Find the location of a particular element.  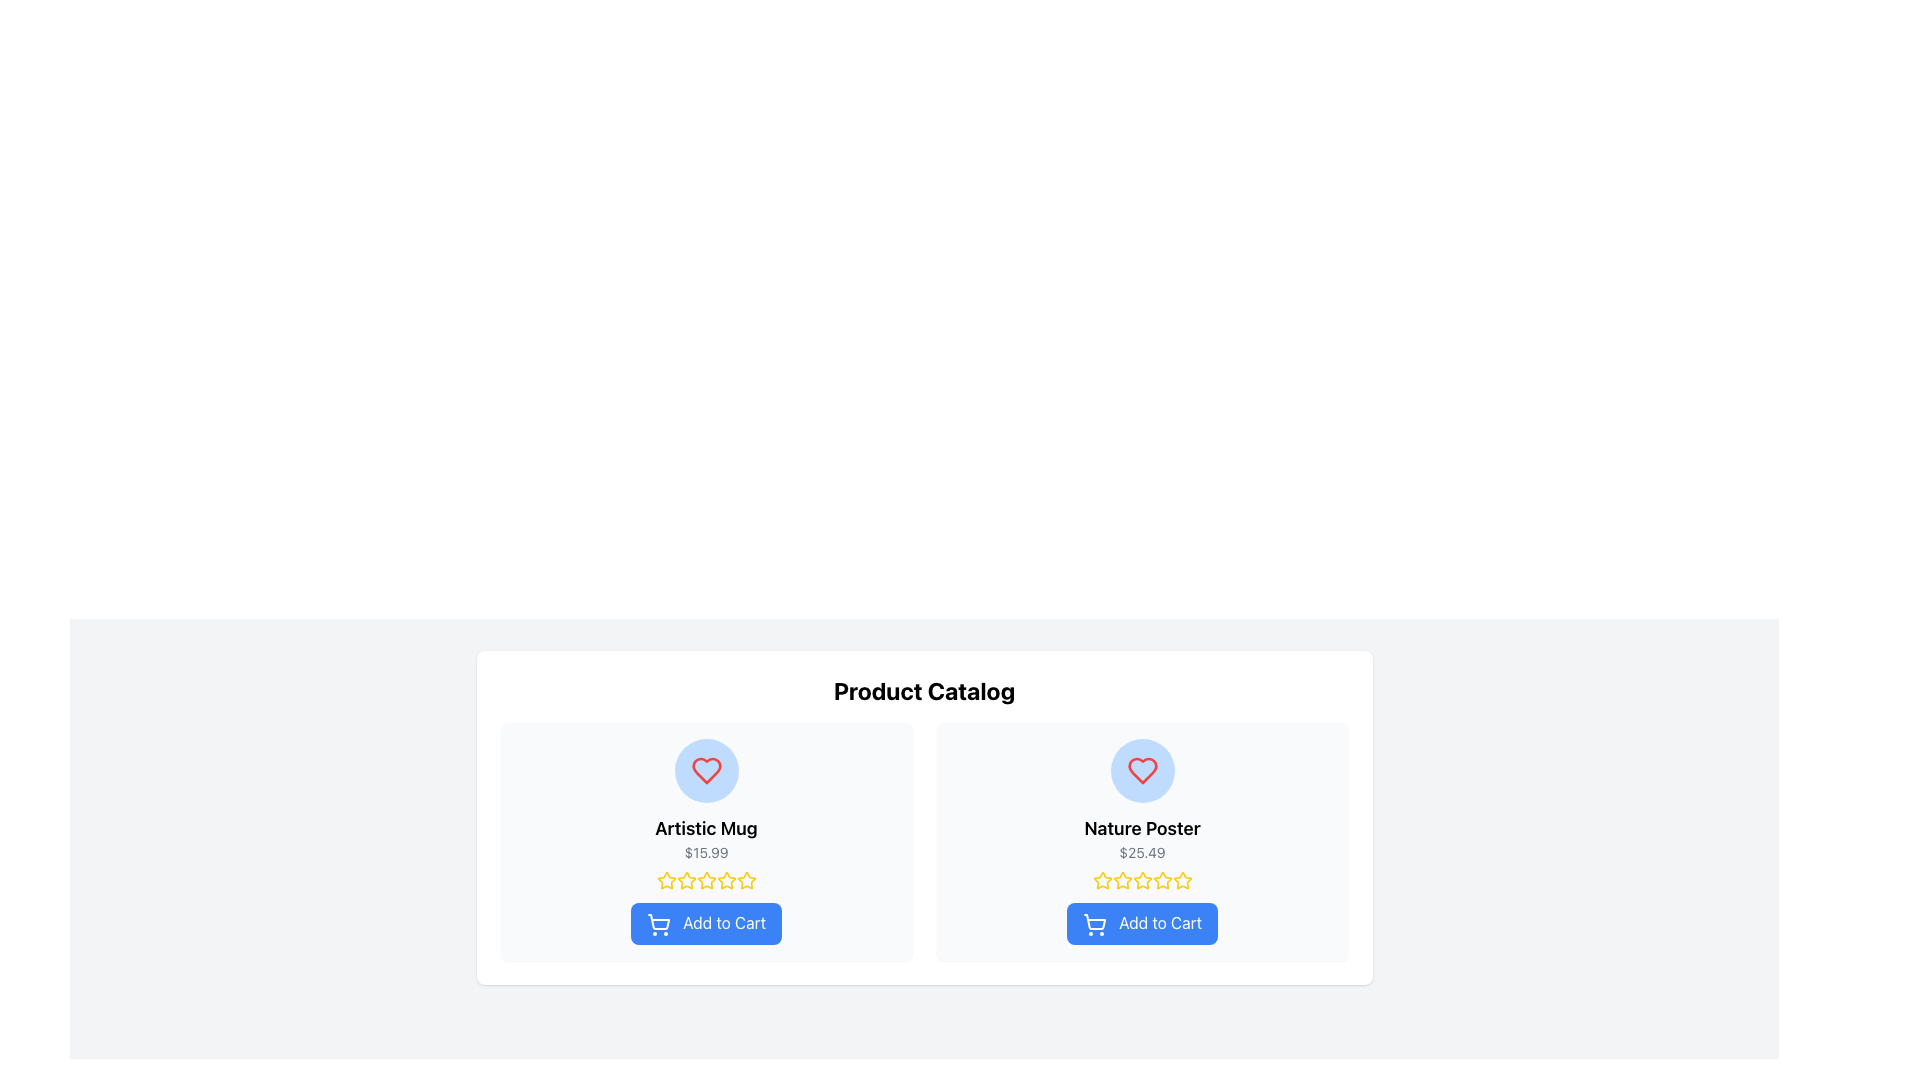

the sixth star icon in the rating section beneath the 'Nature Poster' product card, which is styled with a yellow border and white fill is located at coordinates (1162, 879).